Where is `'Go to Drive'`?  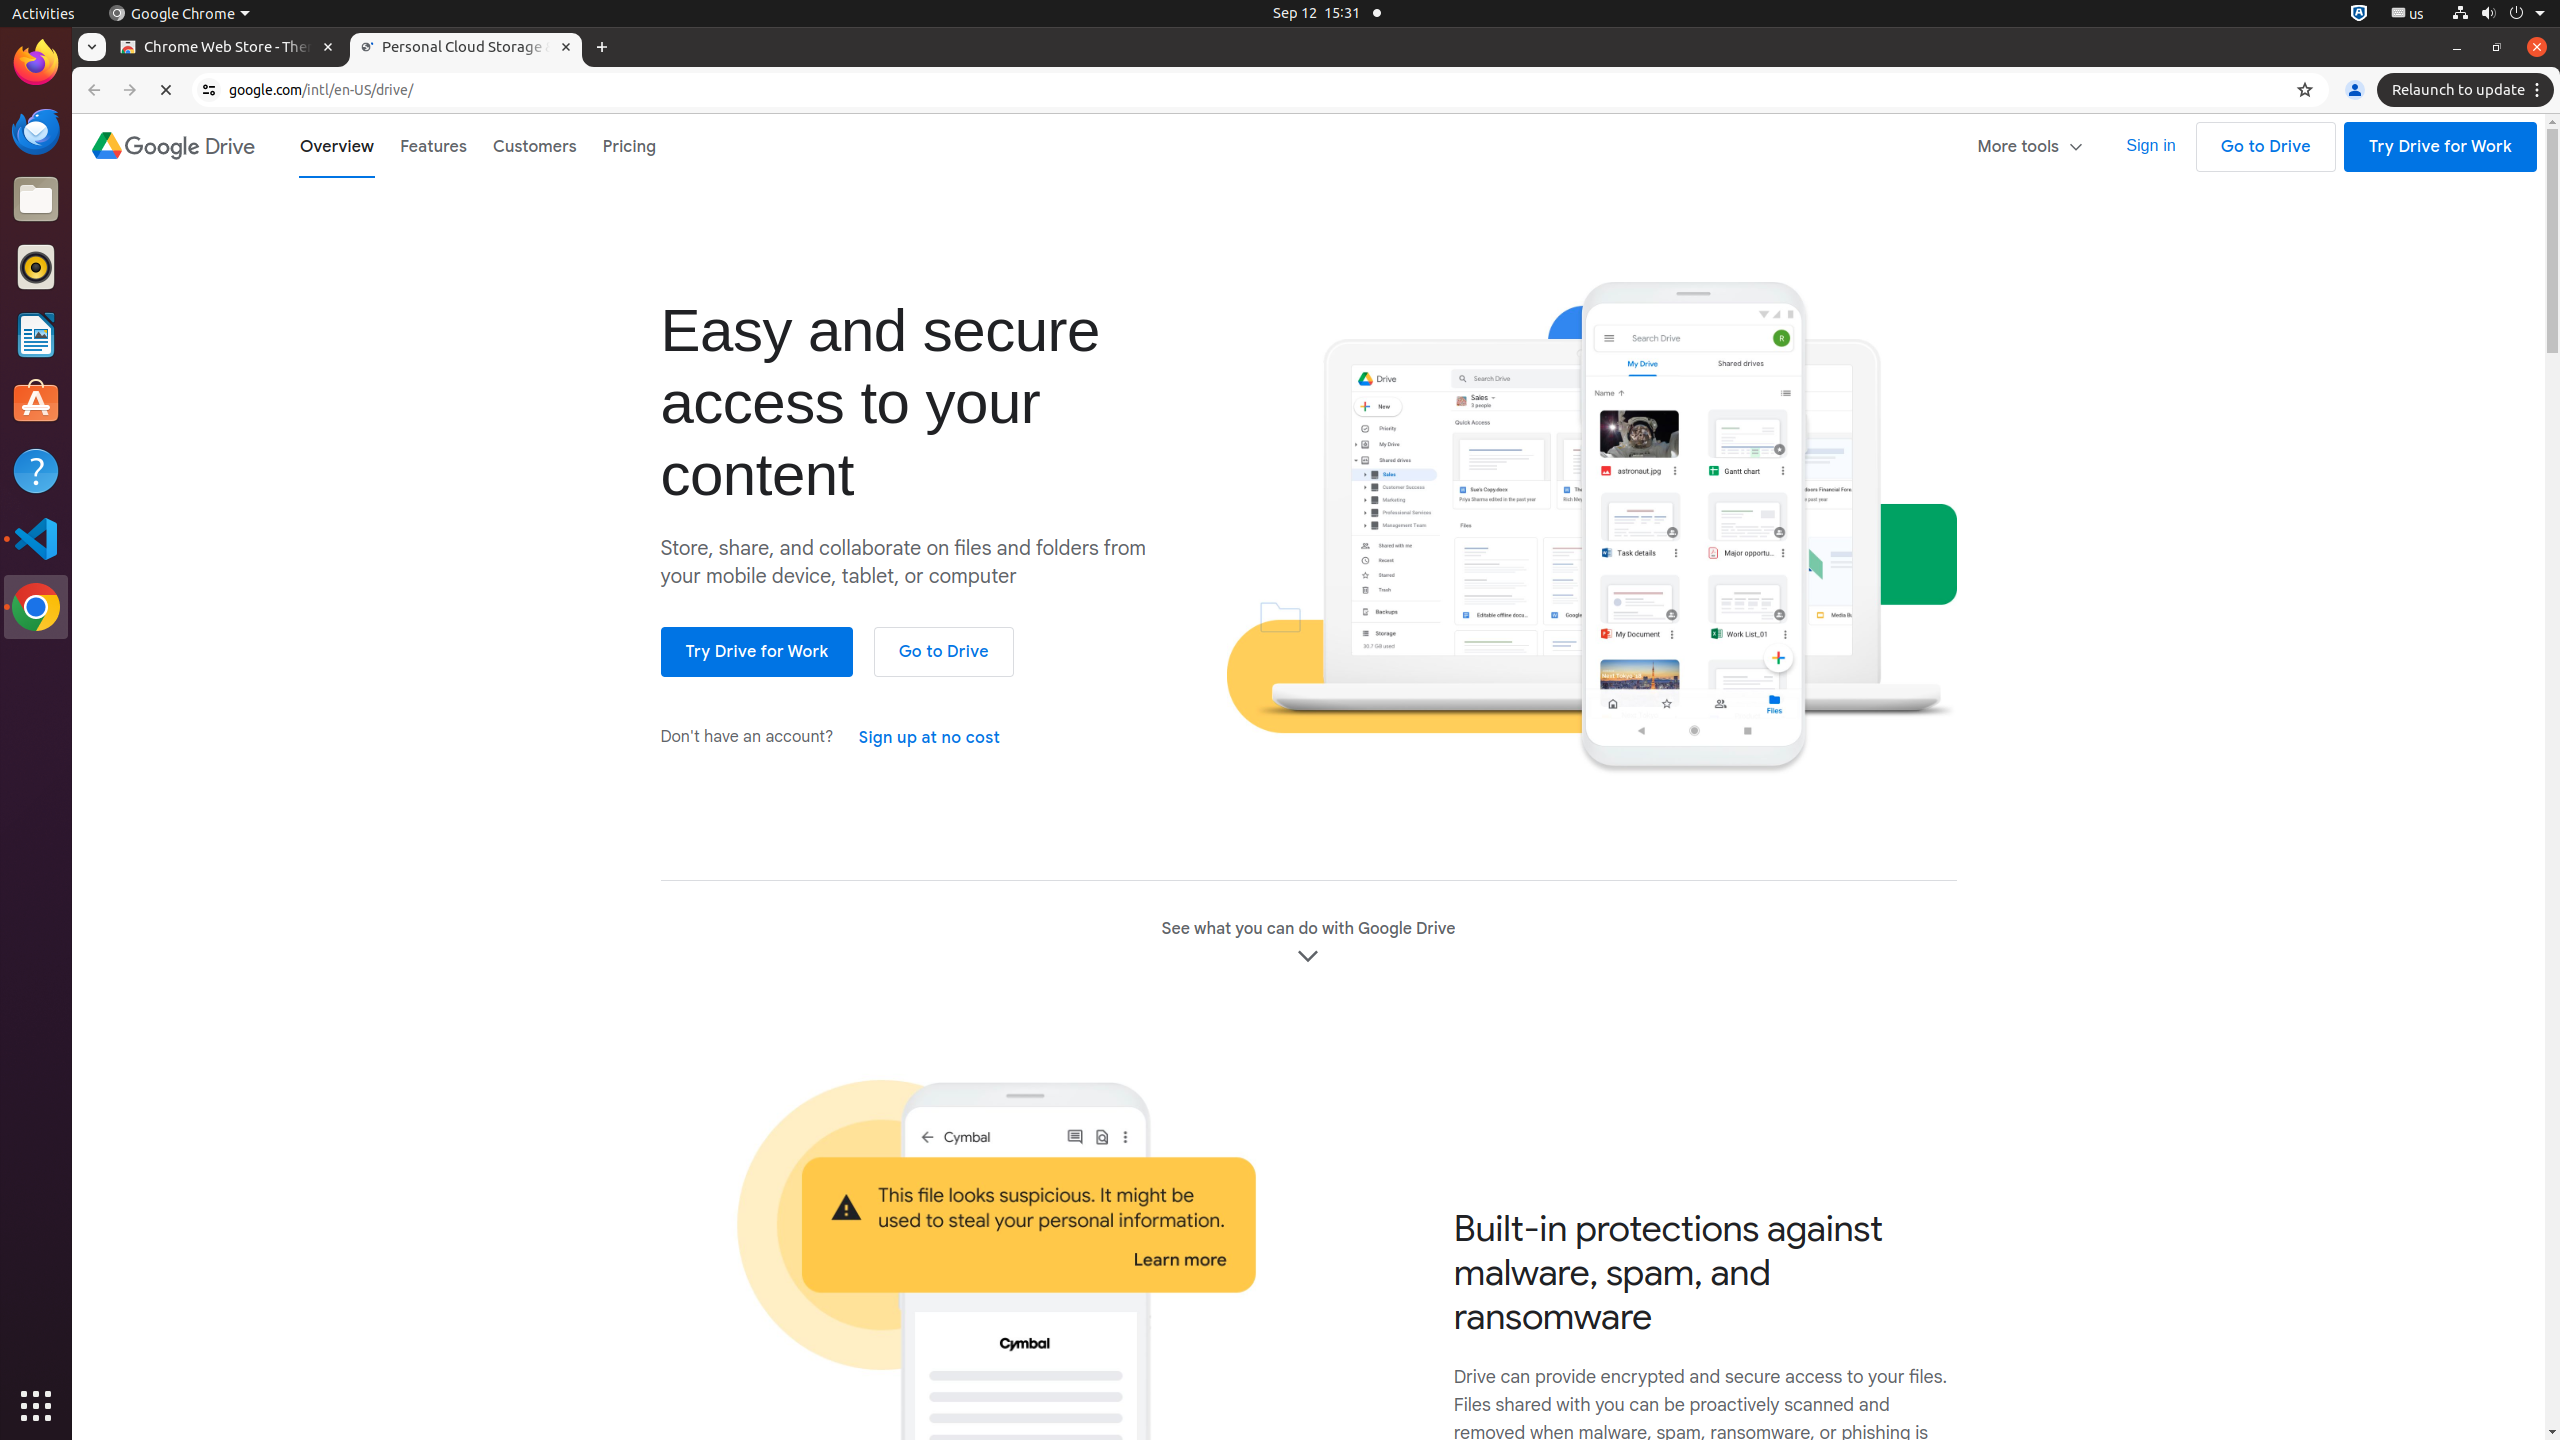 'Go to Drive' is located at coordinates (2266, 146).